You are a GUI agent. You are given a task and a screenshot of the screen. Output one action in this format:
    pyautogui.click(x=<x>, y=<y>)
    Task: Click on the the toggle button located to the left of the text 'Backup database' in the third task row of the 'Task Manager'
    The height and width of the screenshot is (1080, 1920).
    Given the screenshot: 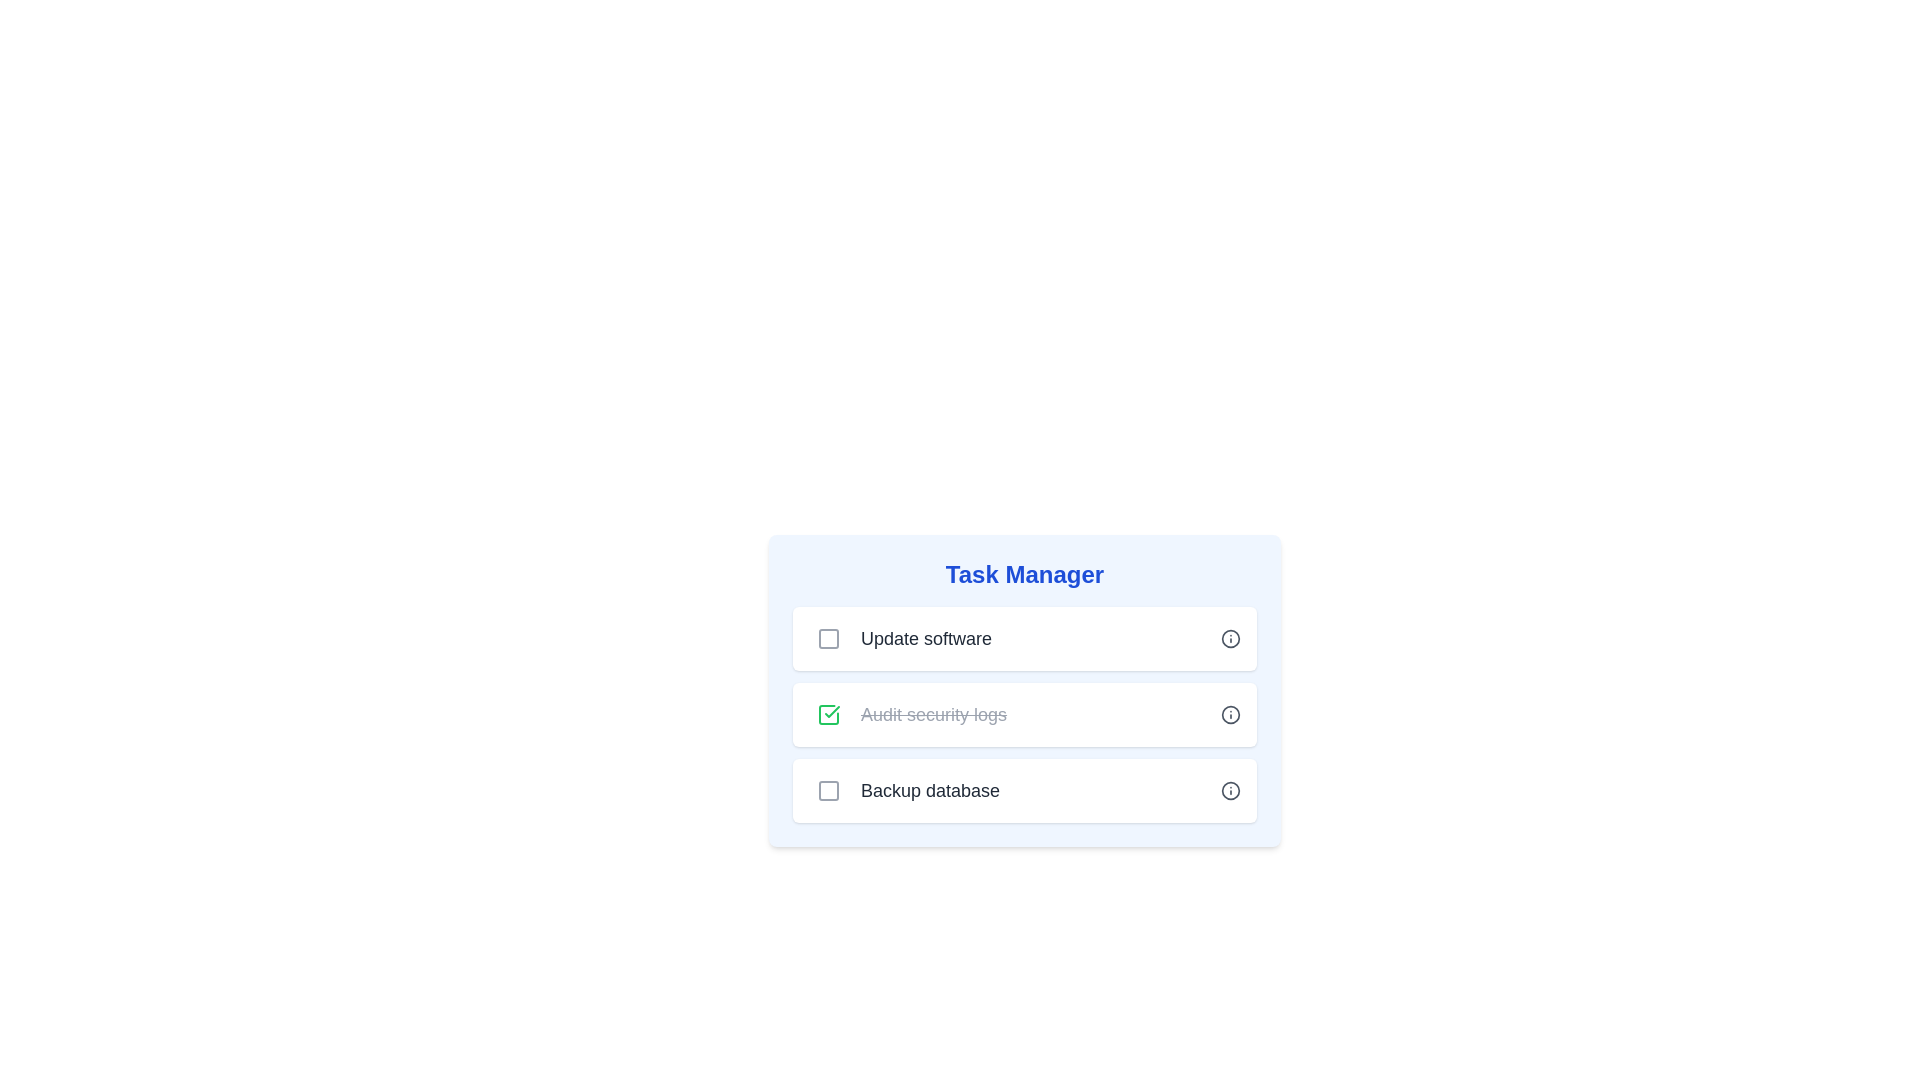 What is the action you would take?
    pyautogui.click(x=829, y=789)
    